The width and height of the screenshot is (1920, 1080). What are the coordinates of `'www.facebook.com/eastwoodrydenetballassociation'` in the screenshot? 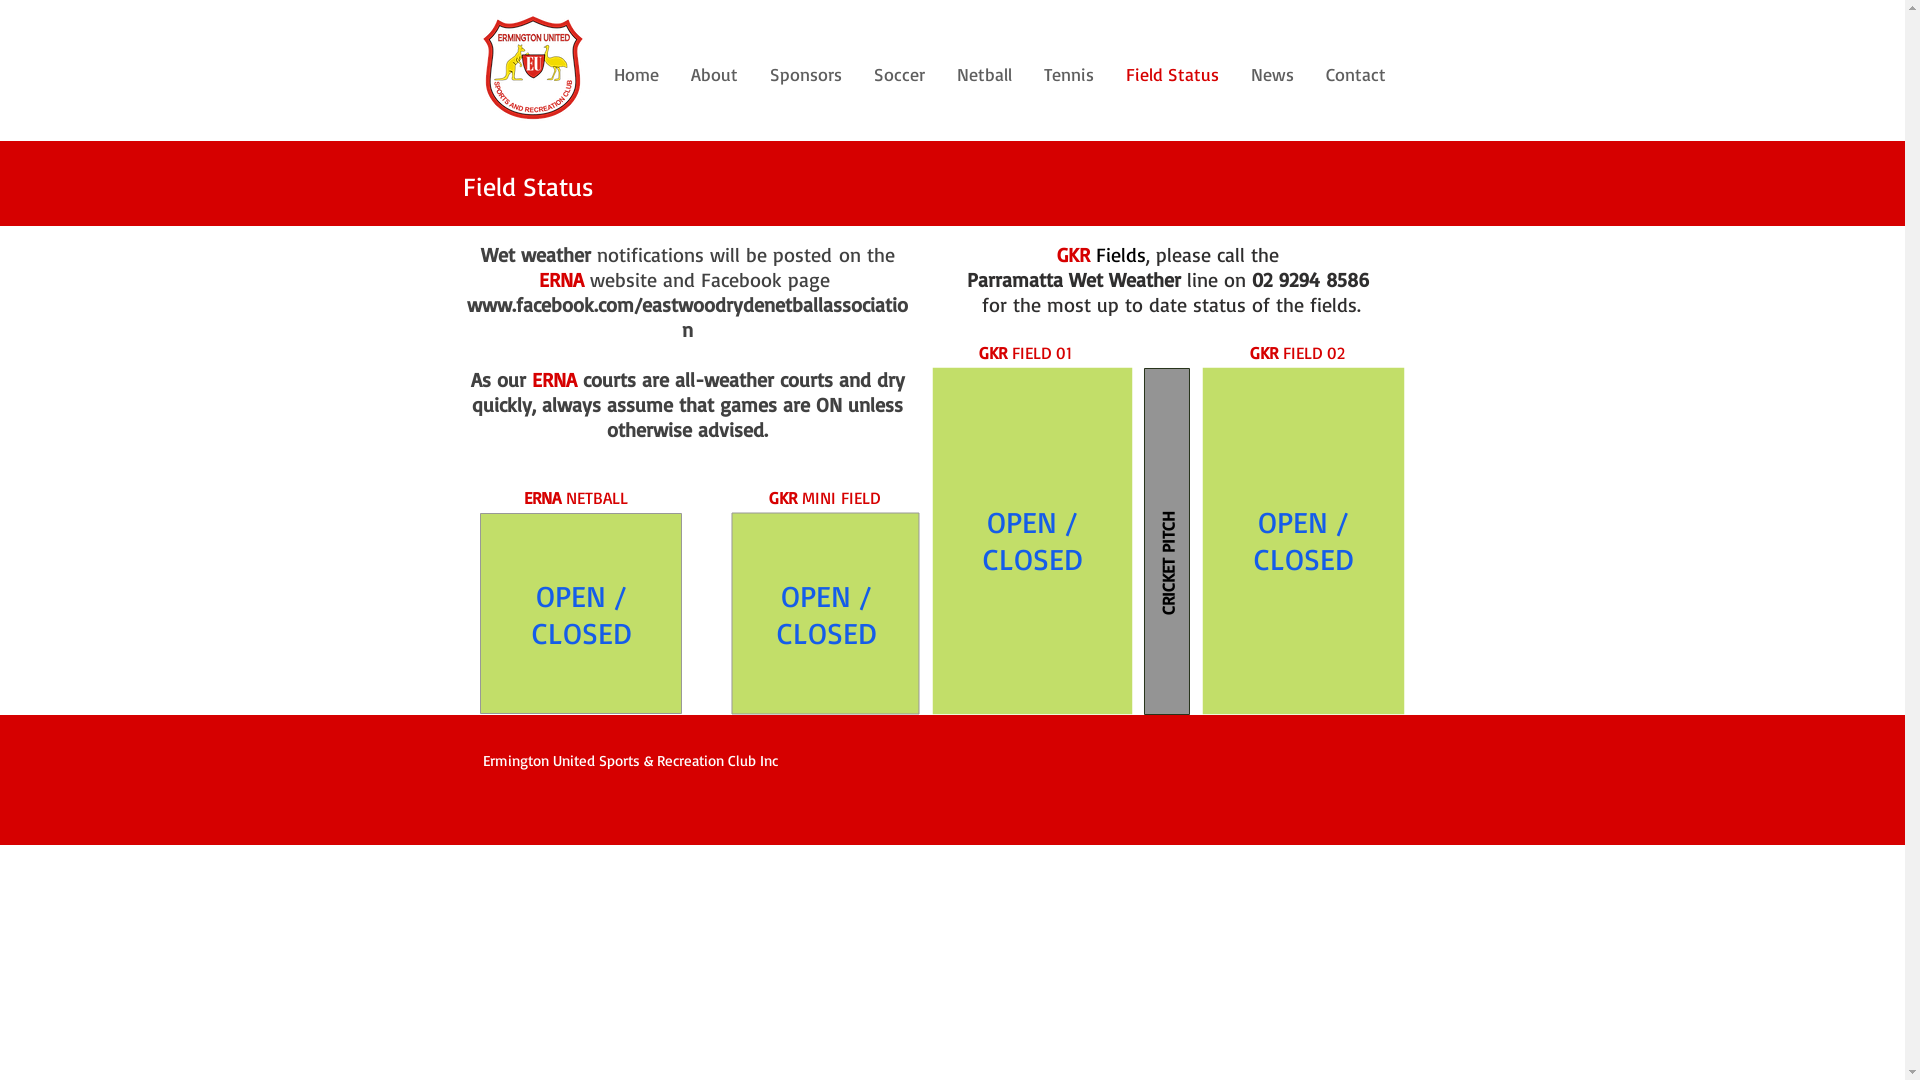 It's located at (687, 315).